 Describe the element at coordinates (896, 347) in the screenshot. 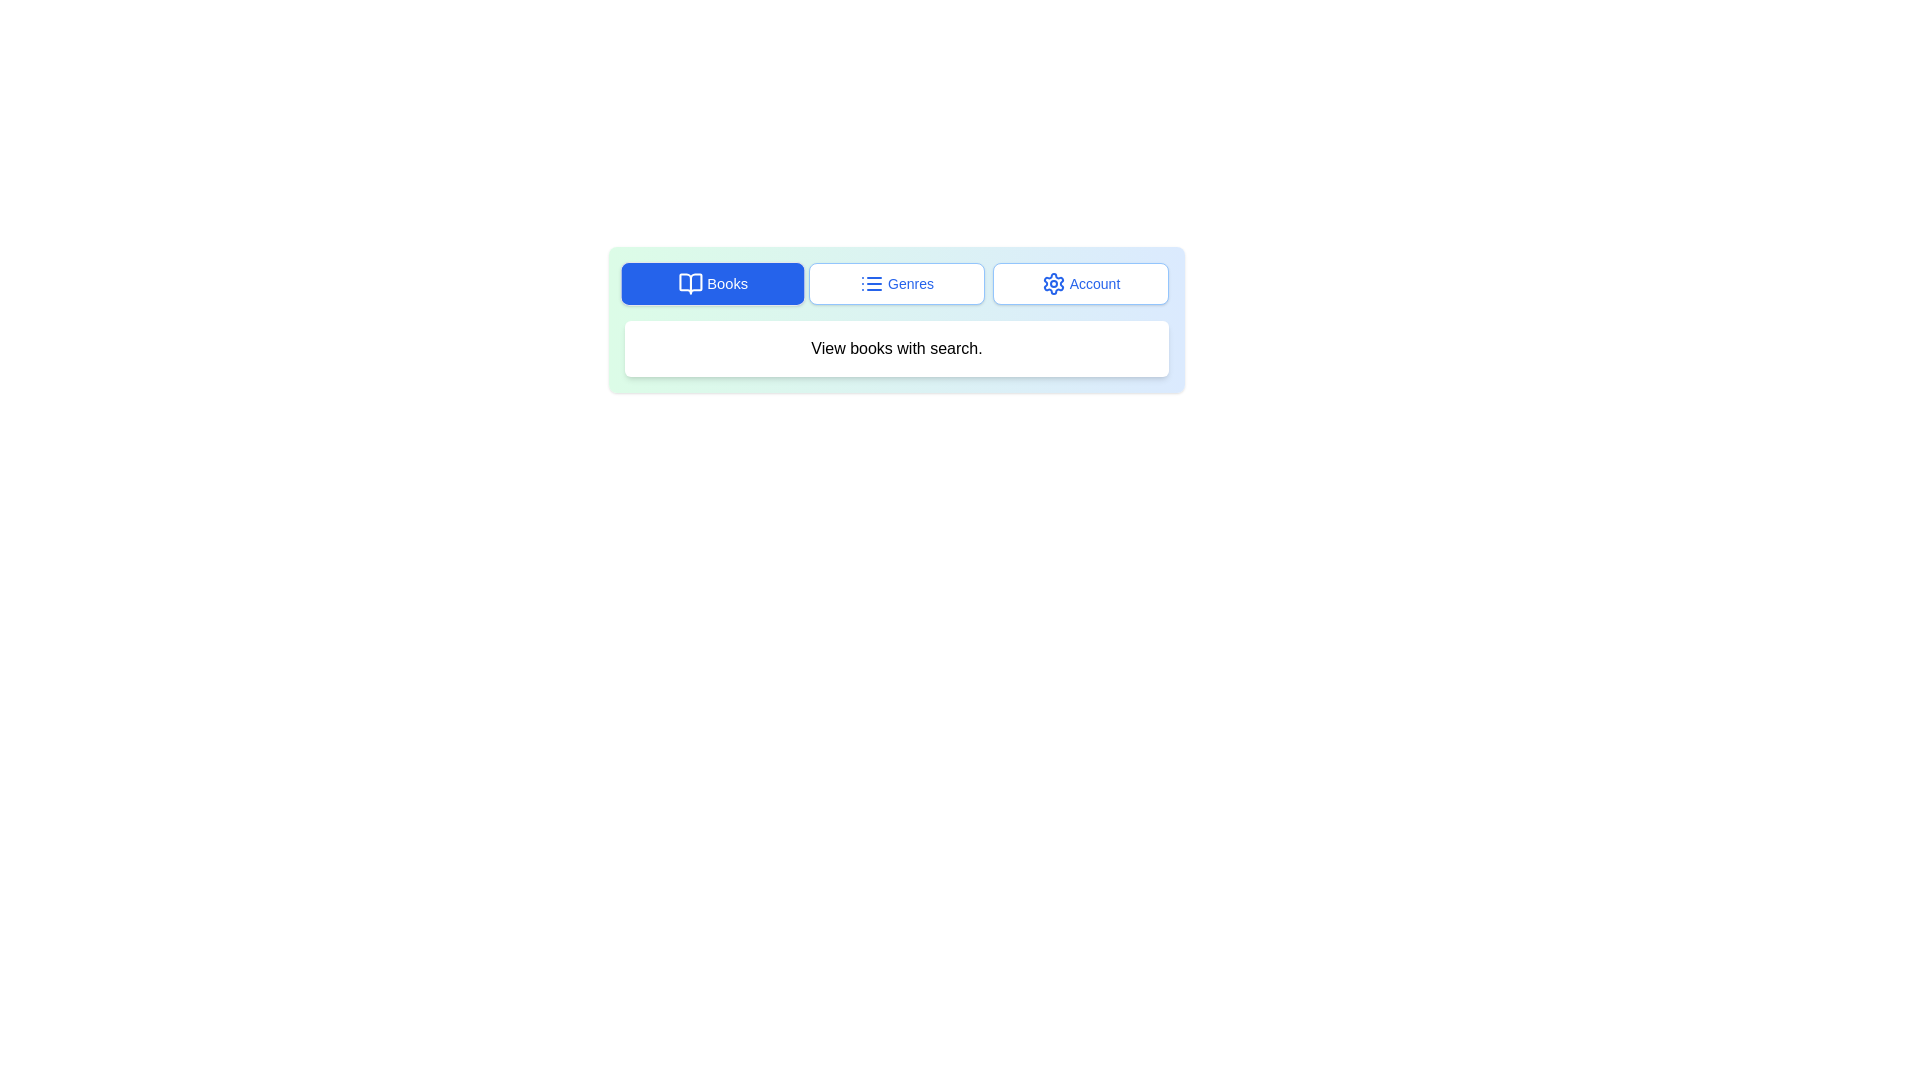

I see `the Static Text Box that provides instructions about viewing books, located below the 'Books,' 'Genres,' and 'Account' buttons` at that location.